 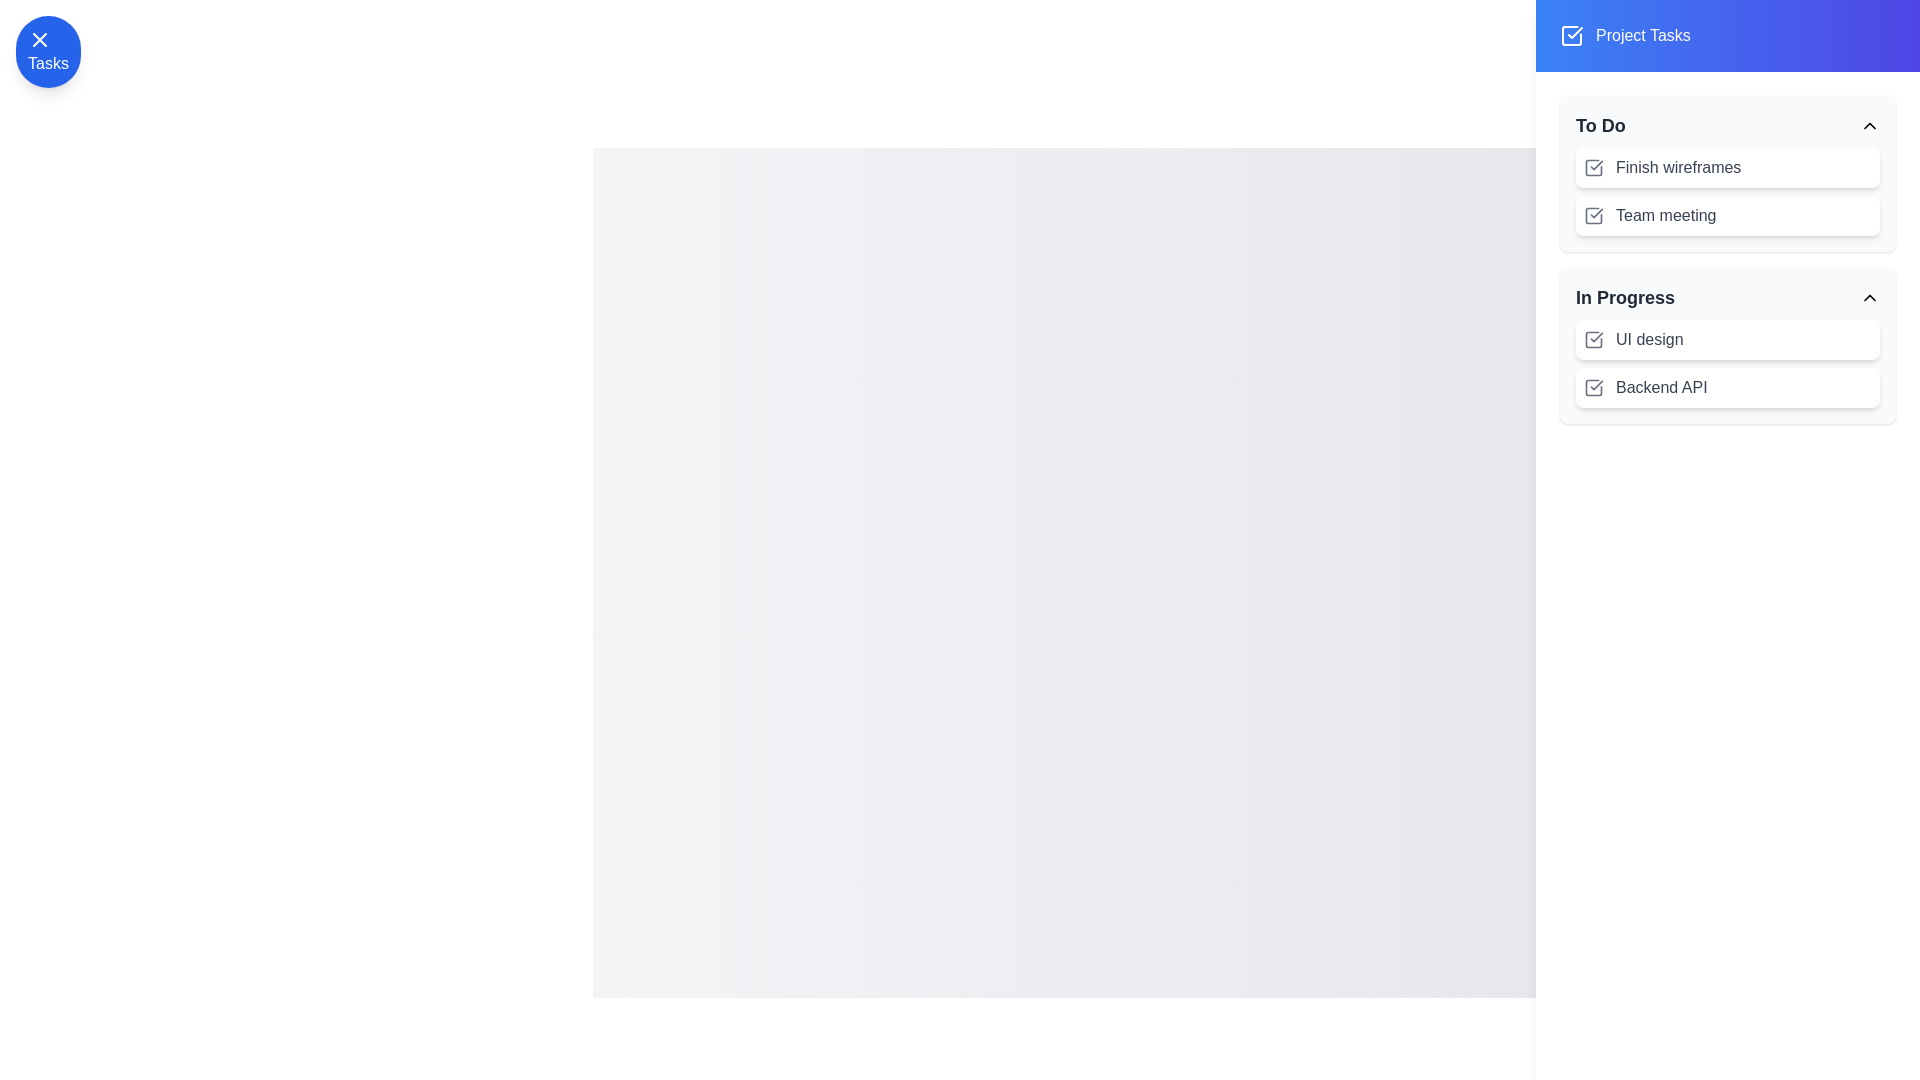 What do you see at coordinates (48, 50) in the screenshot?
I see `button labeled 'Tasks' at the top-left corner to toggle the visibility of the task drawer` at bounding box center [48, 50].